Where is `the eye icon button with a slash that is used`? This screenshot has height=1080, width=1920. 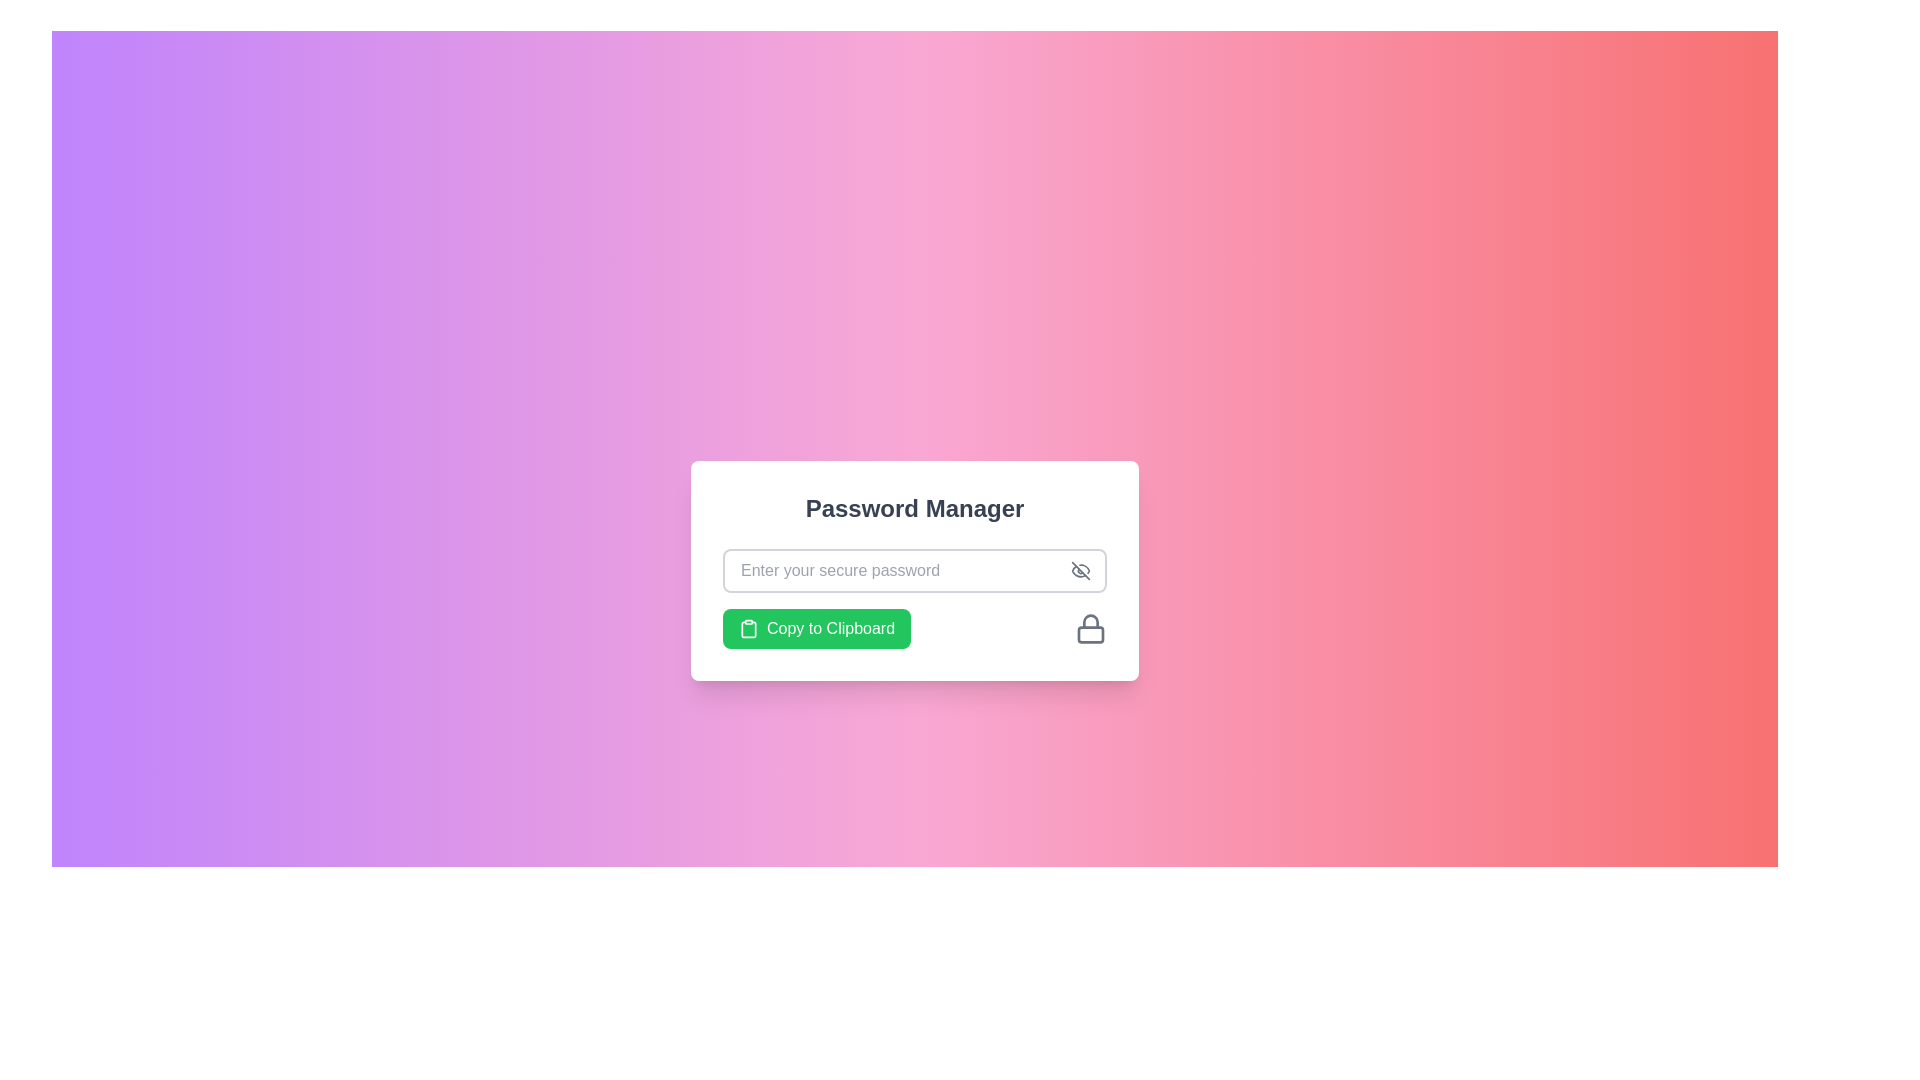 the eye icon button with a slash that is used is located at coordinates (1079, 570).